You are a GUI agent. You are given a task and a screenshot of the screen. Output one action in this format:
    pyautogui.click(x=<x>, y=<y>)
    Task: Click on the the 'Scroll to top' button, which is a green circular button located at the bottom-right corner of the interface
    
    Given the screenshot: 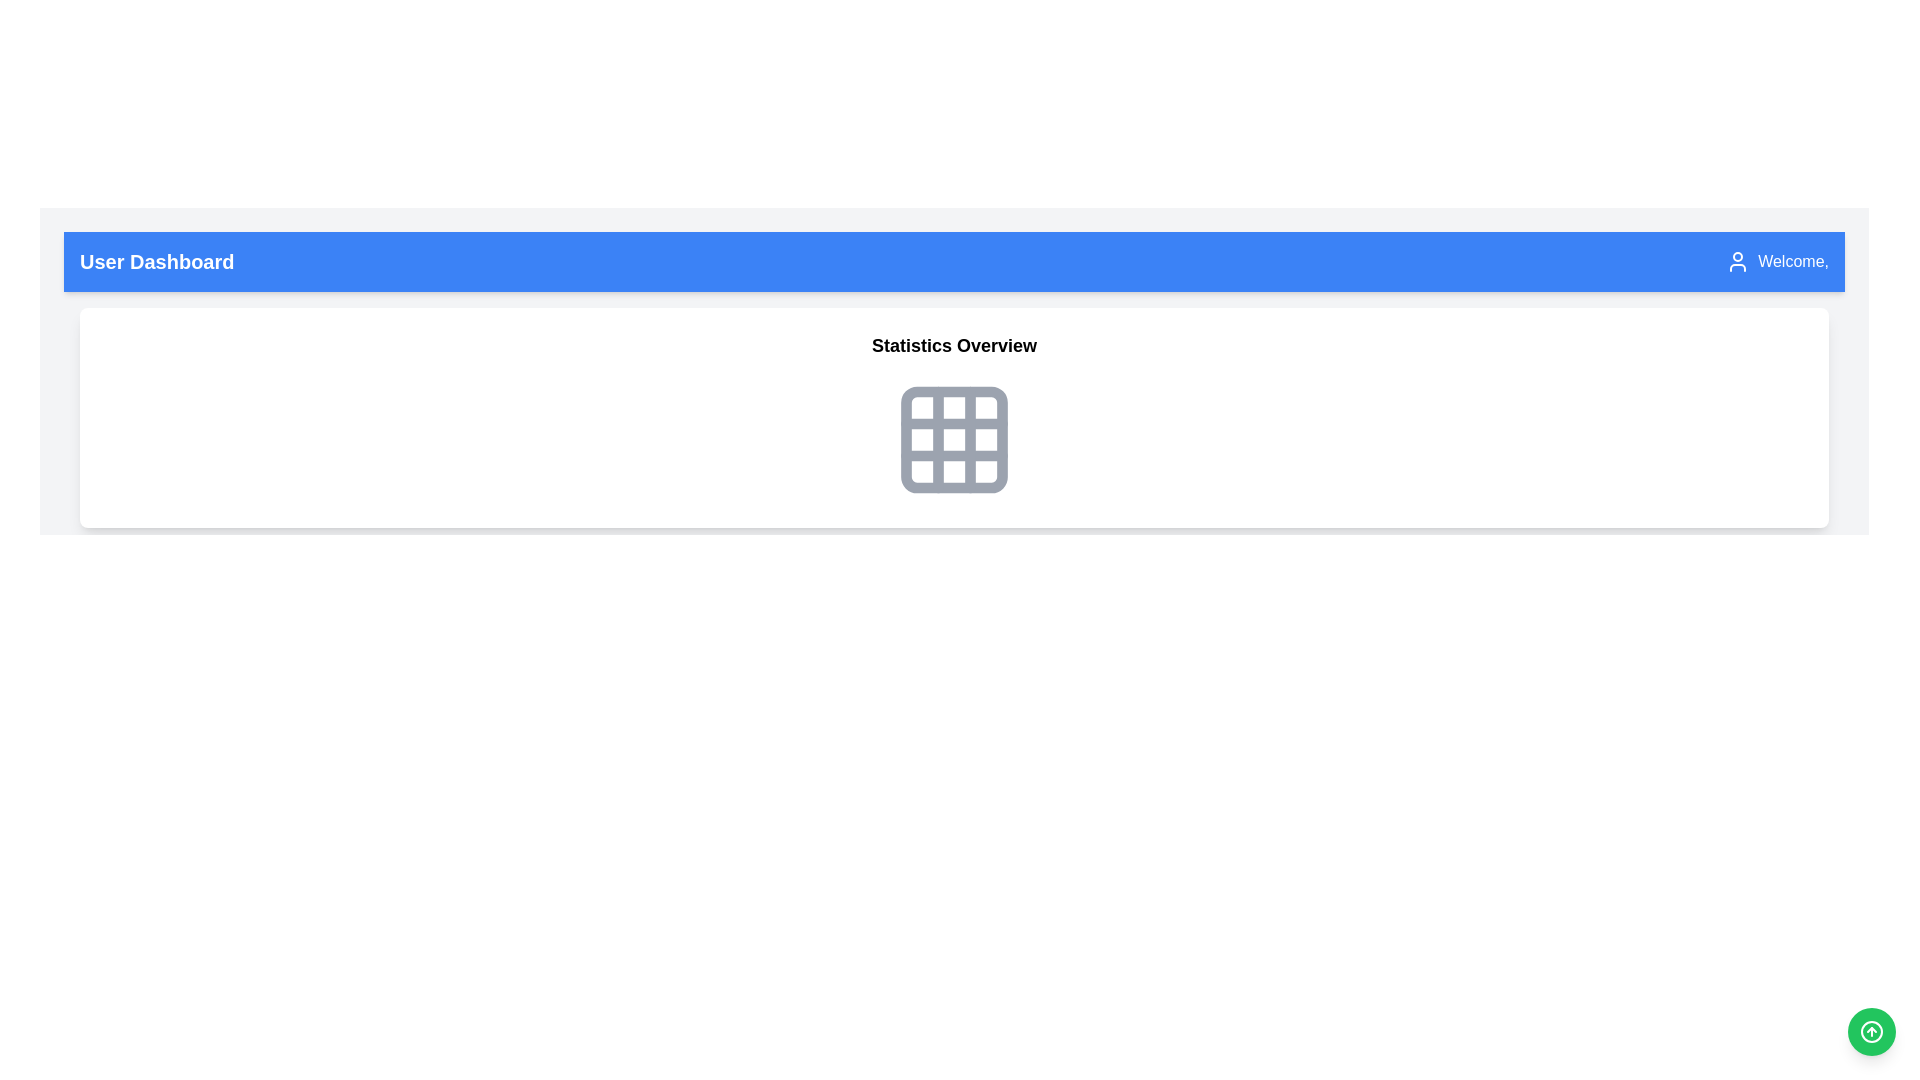 What is the action you would take?
    pyautogui.click(x=1871, y=1032)
    